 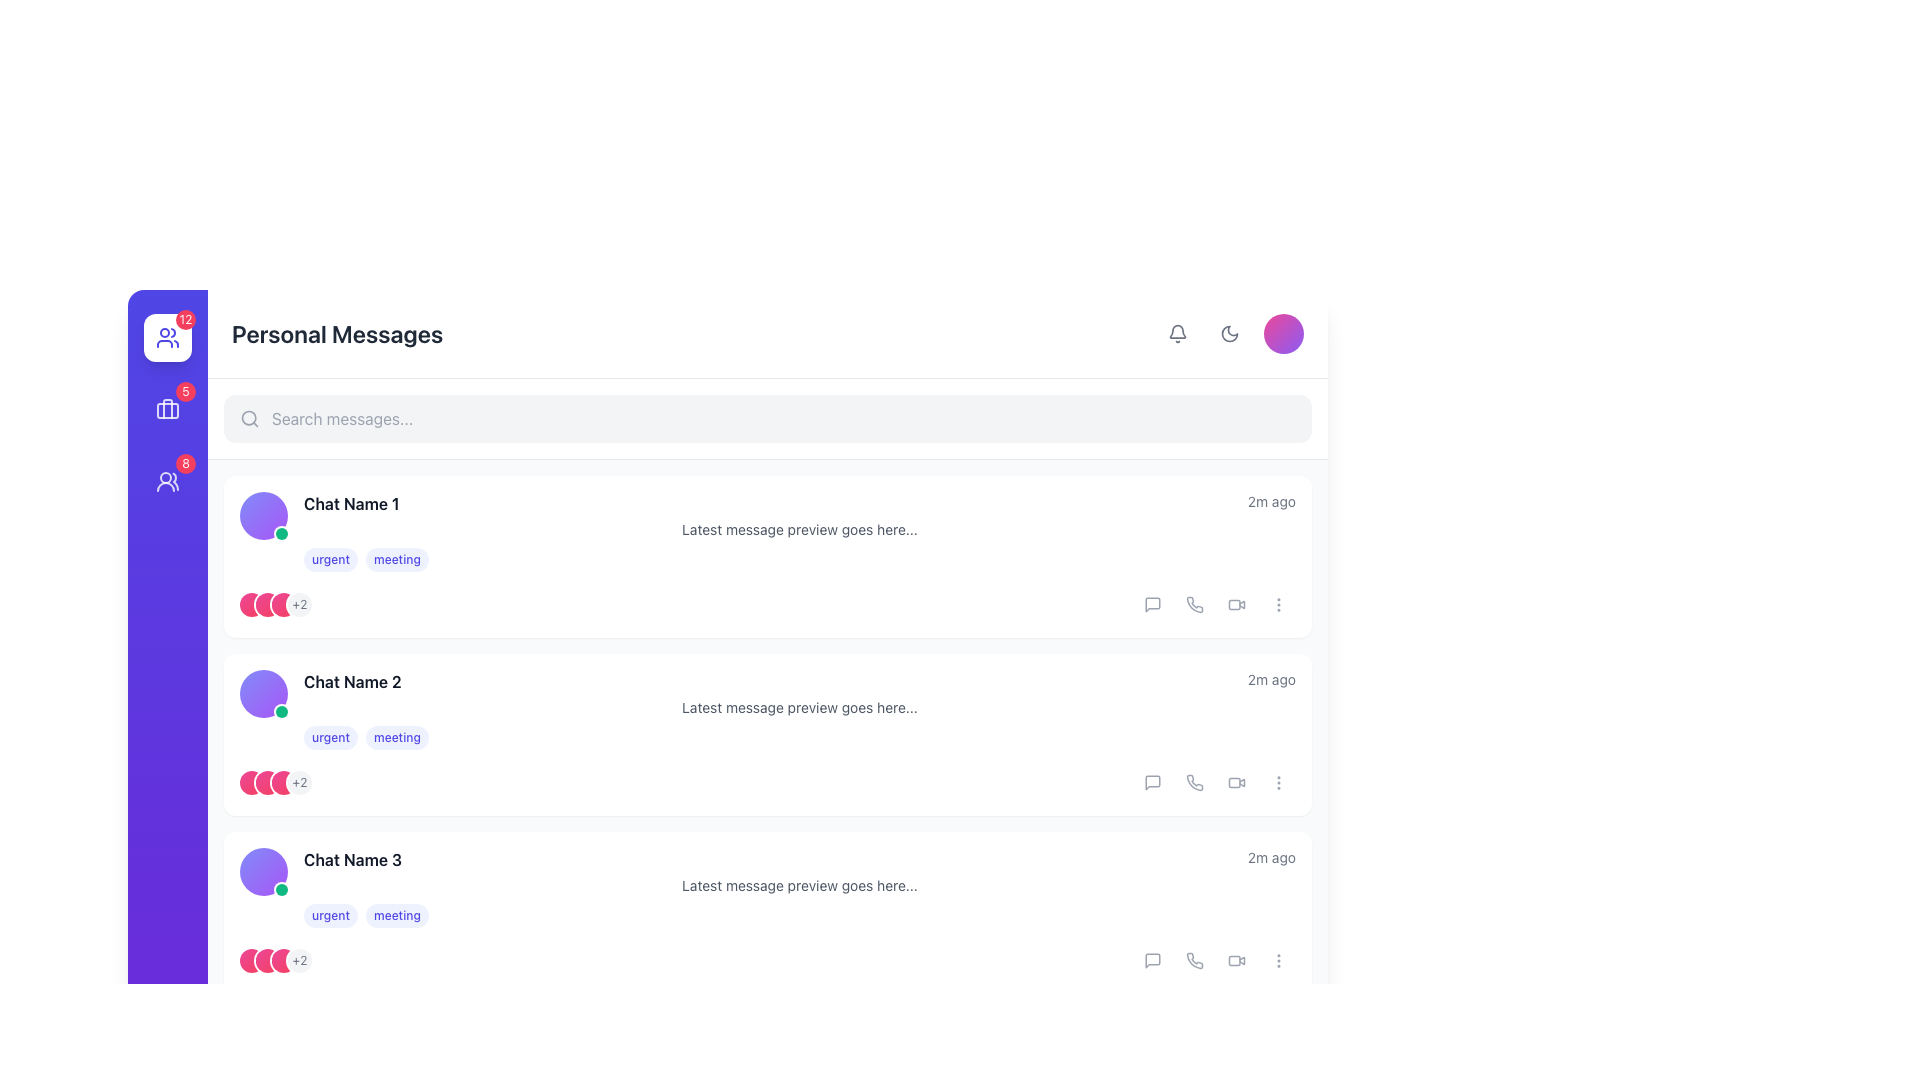 What do you see at coordinates (1152, 604) in the screenshot?
I see `the messaging icon located in the 'Chat Name 1' section, aligned to the right side and the first icon in a horizontal sequence` at bounding box center [1152, 604].